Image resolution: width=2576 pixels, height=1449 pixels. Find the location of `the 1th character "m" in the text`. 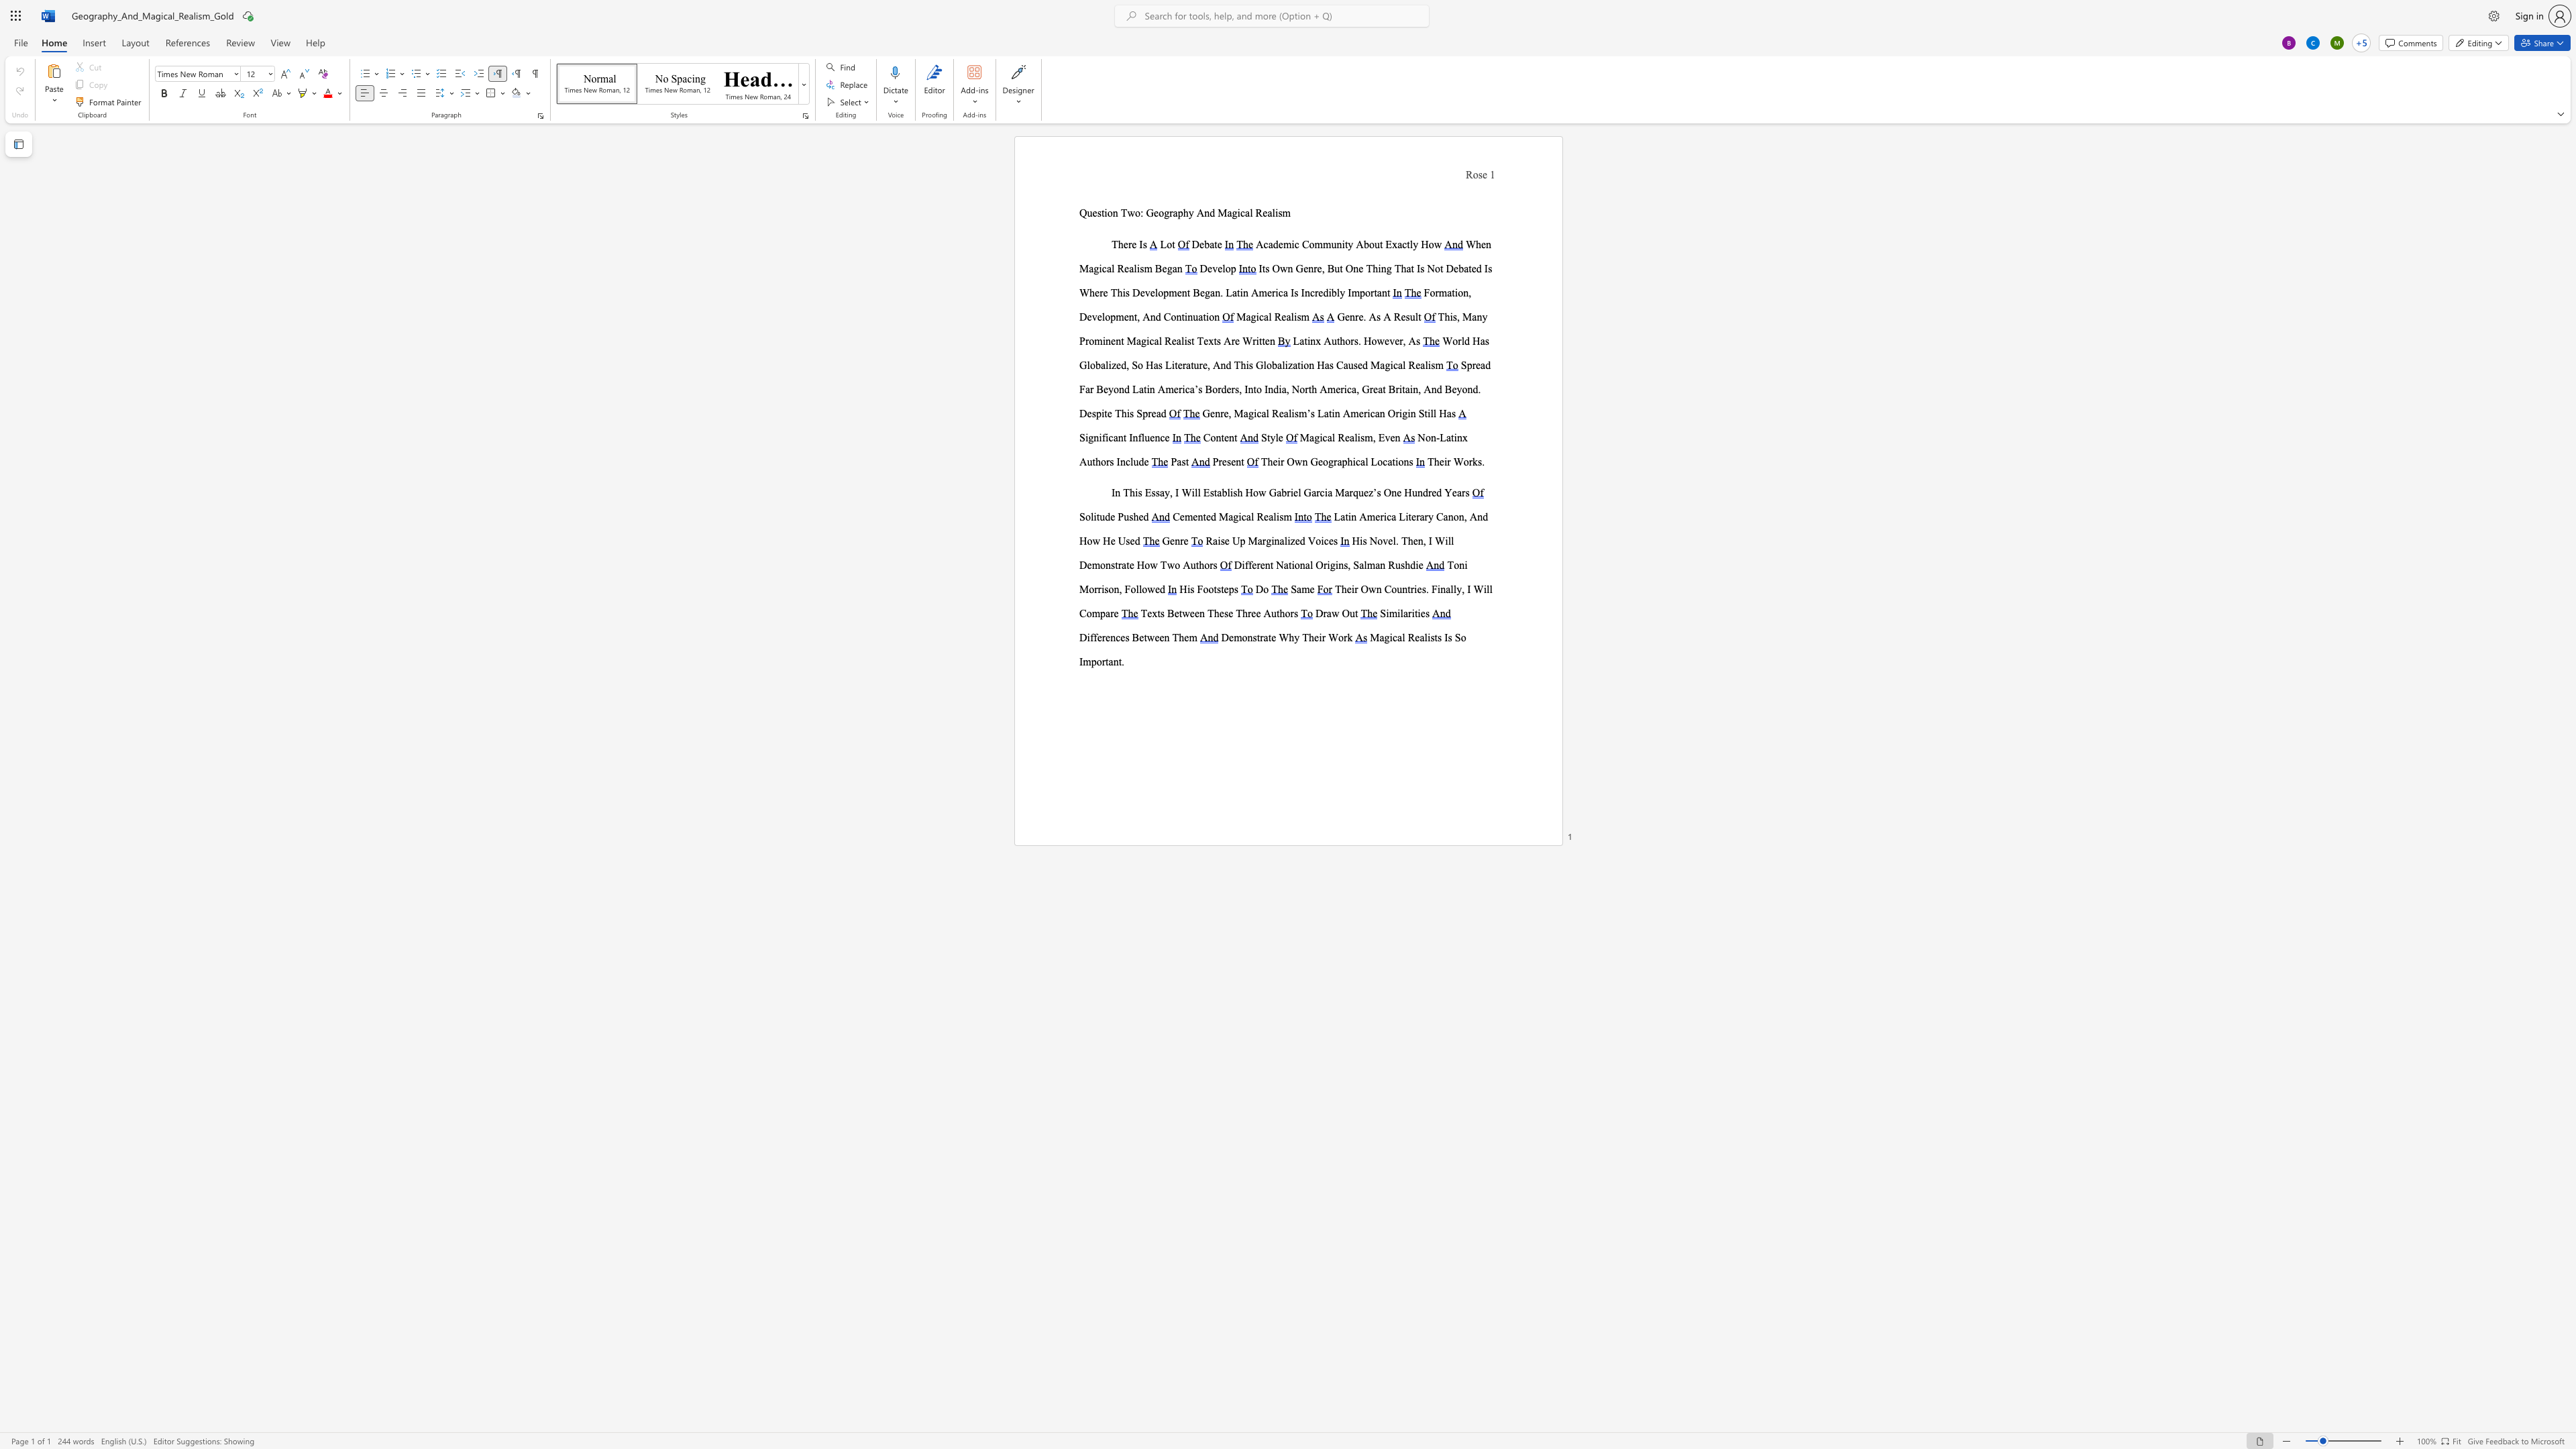

the 1th character "m" in the text is located at coordinates (1368, 437).